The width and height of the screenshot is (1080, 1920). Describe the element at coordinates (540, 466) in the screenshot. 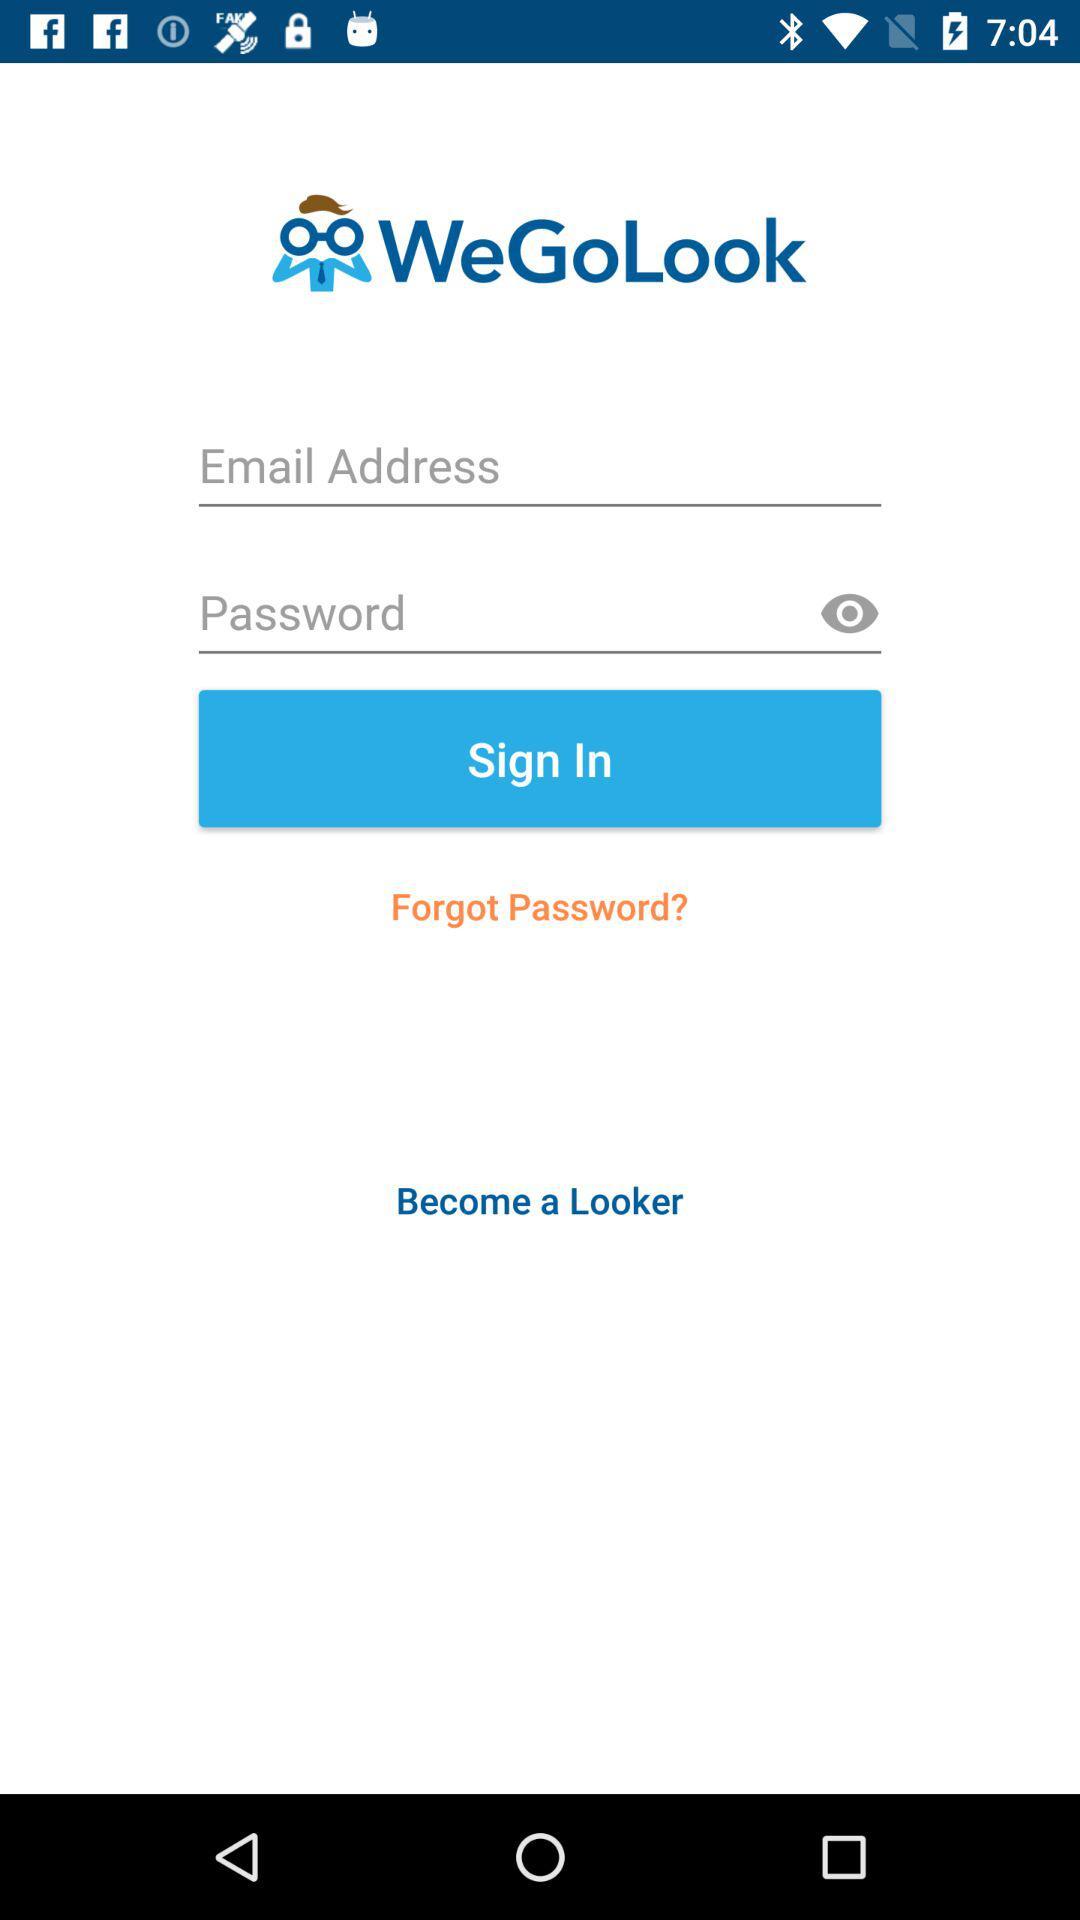

I see `email address` at that location.